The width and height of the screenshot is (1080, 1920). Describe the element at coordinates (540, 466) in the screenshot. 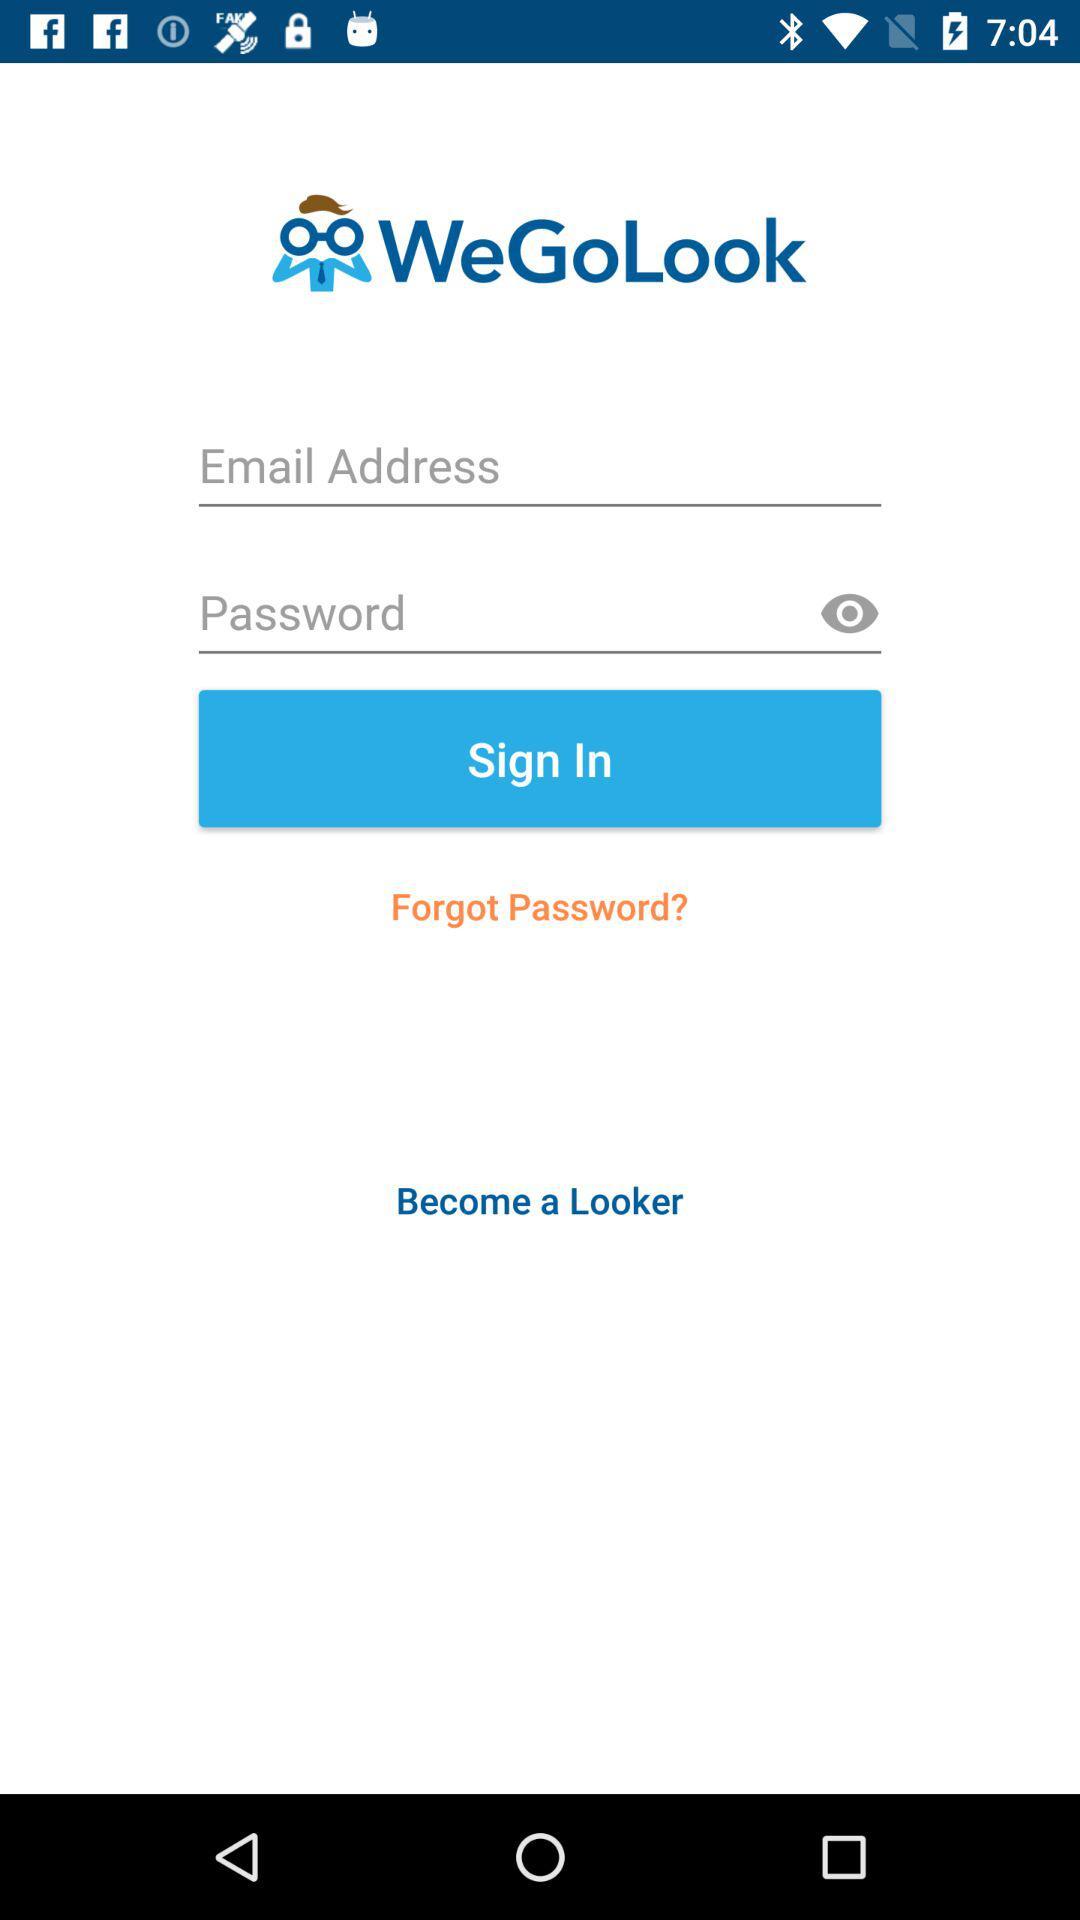

I see `email address` at that location.